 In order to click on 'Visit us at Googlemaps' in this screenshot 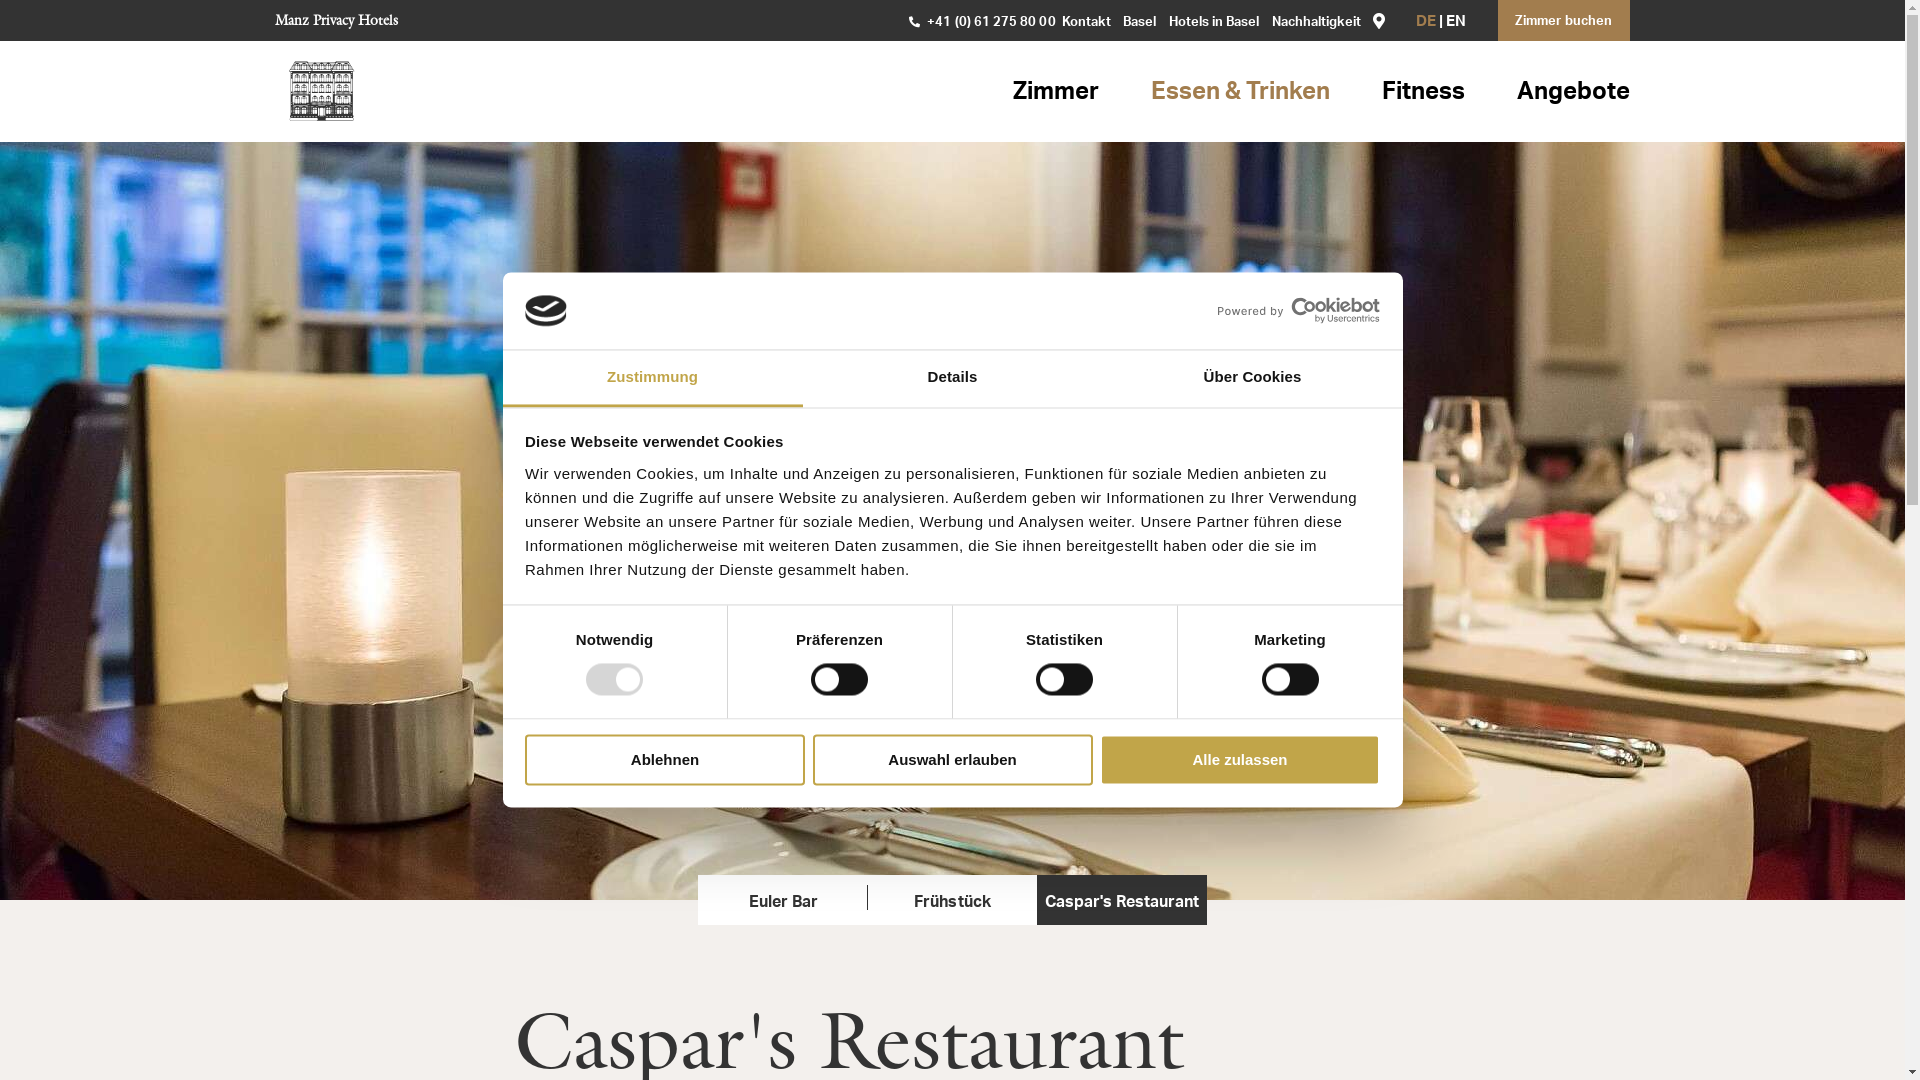, I will do `click(1377, 19)`.